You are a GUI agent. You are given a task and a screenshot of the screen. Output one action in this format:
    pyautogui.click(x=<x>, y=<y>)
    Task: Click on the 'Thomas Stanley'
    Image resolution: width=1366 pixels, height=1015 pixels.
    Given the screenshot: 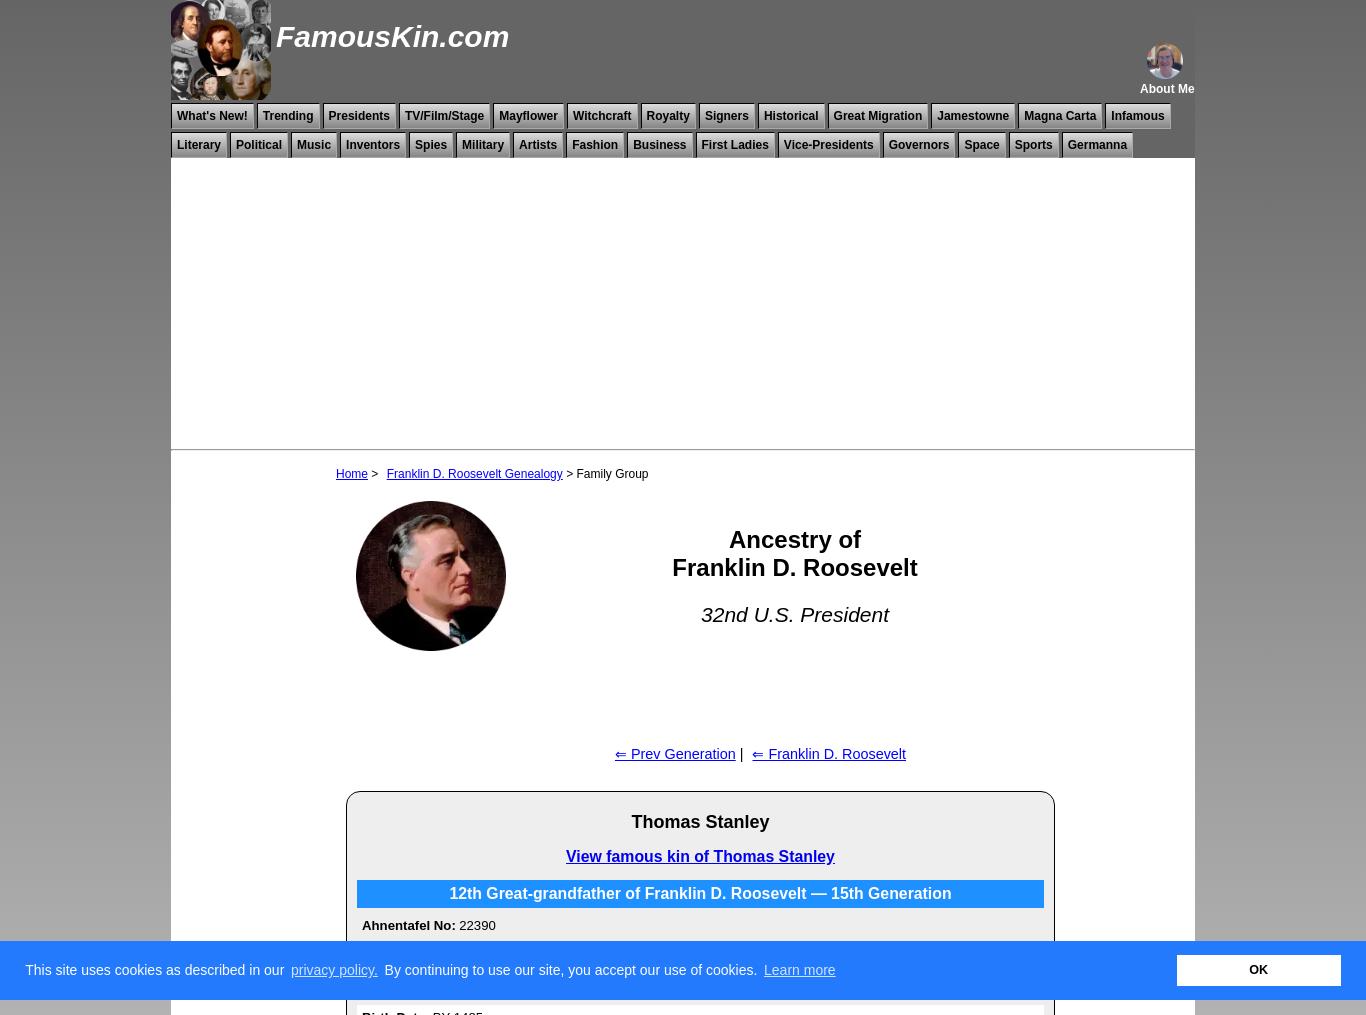 What is the action you would take?
    pyautogui.click(x=699, y=821)
    